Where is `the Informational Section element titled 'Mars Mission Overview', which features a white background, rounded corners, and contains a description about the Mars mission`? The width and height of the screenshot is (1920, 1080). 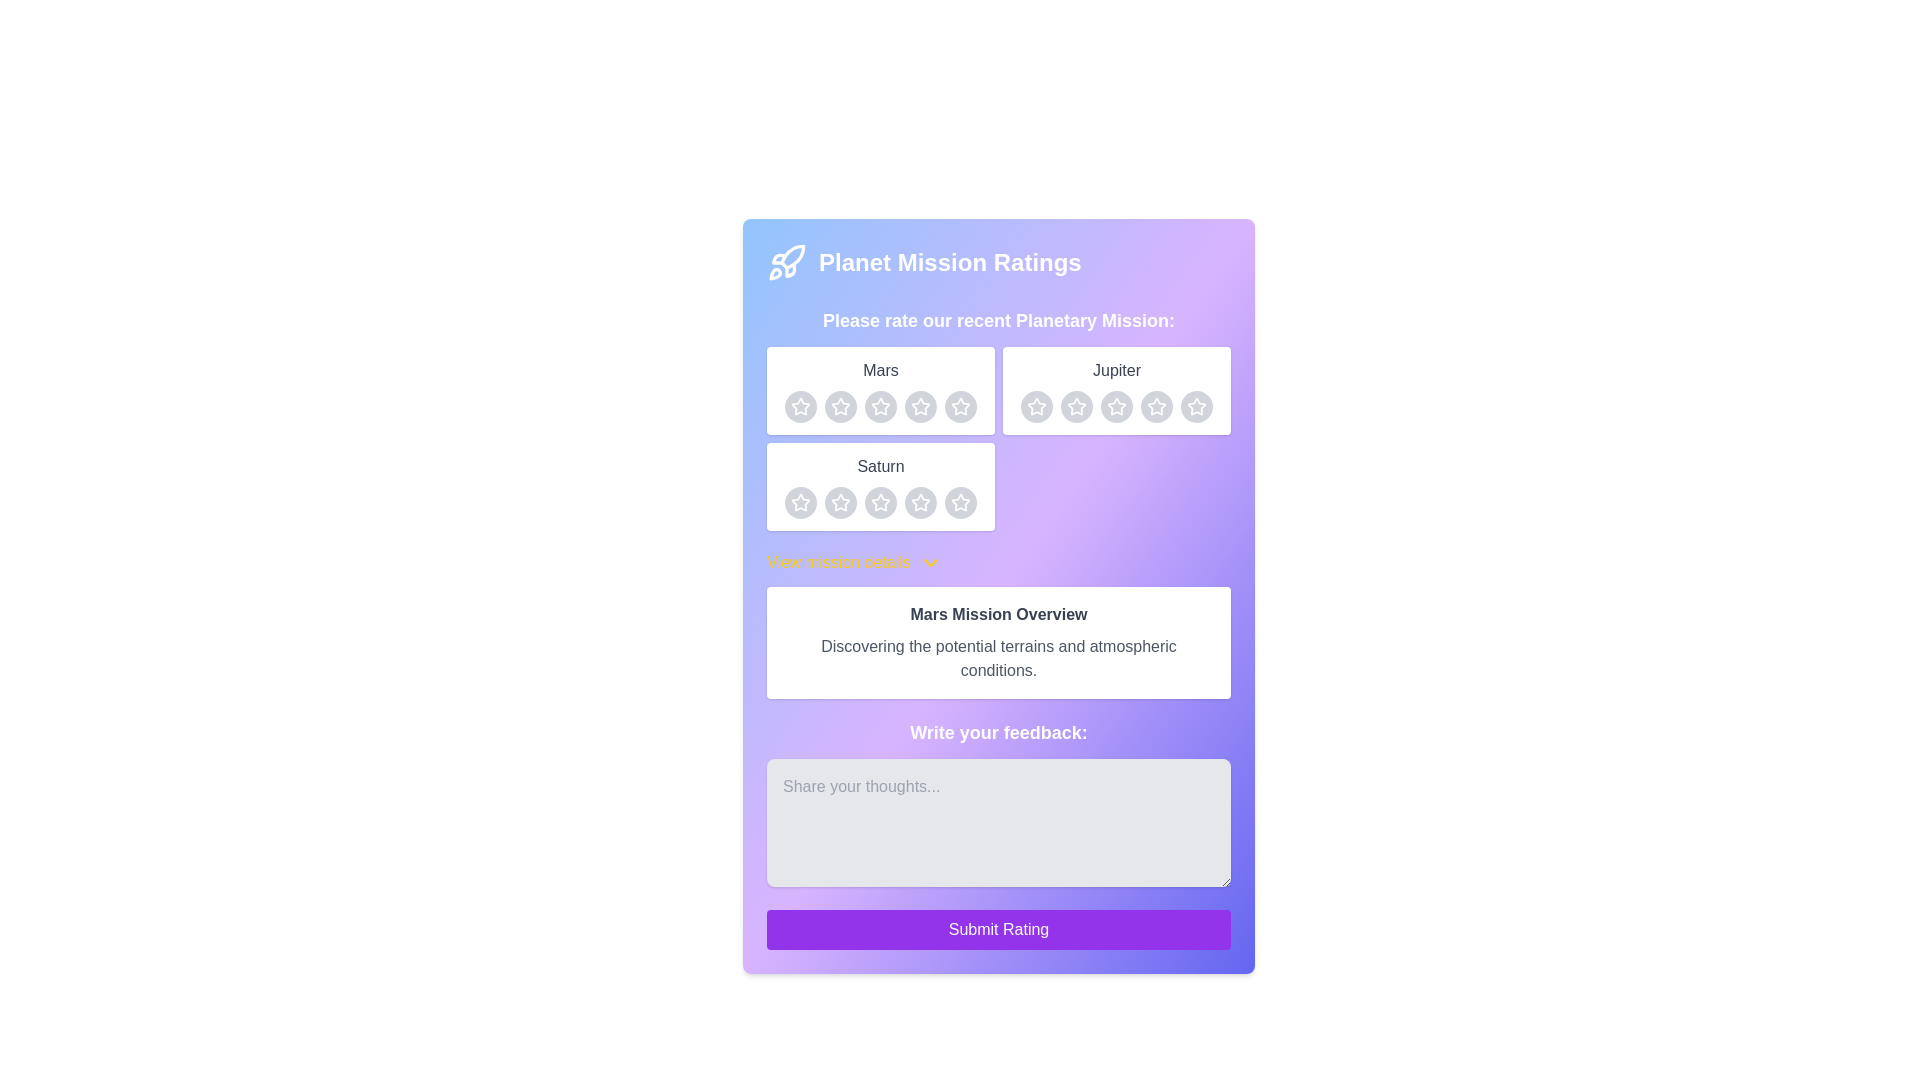 the Informational Section element titled 'Mars Mission Overview', which features a white background, rounded corners, and contains a description about the Mars mission is located at coordinates (998, 623).